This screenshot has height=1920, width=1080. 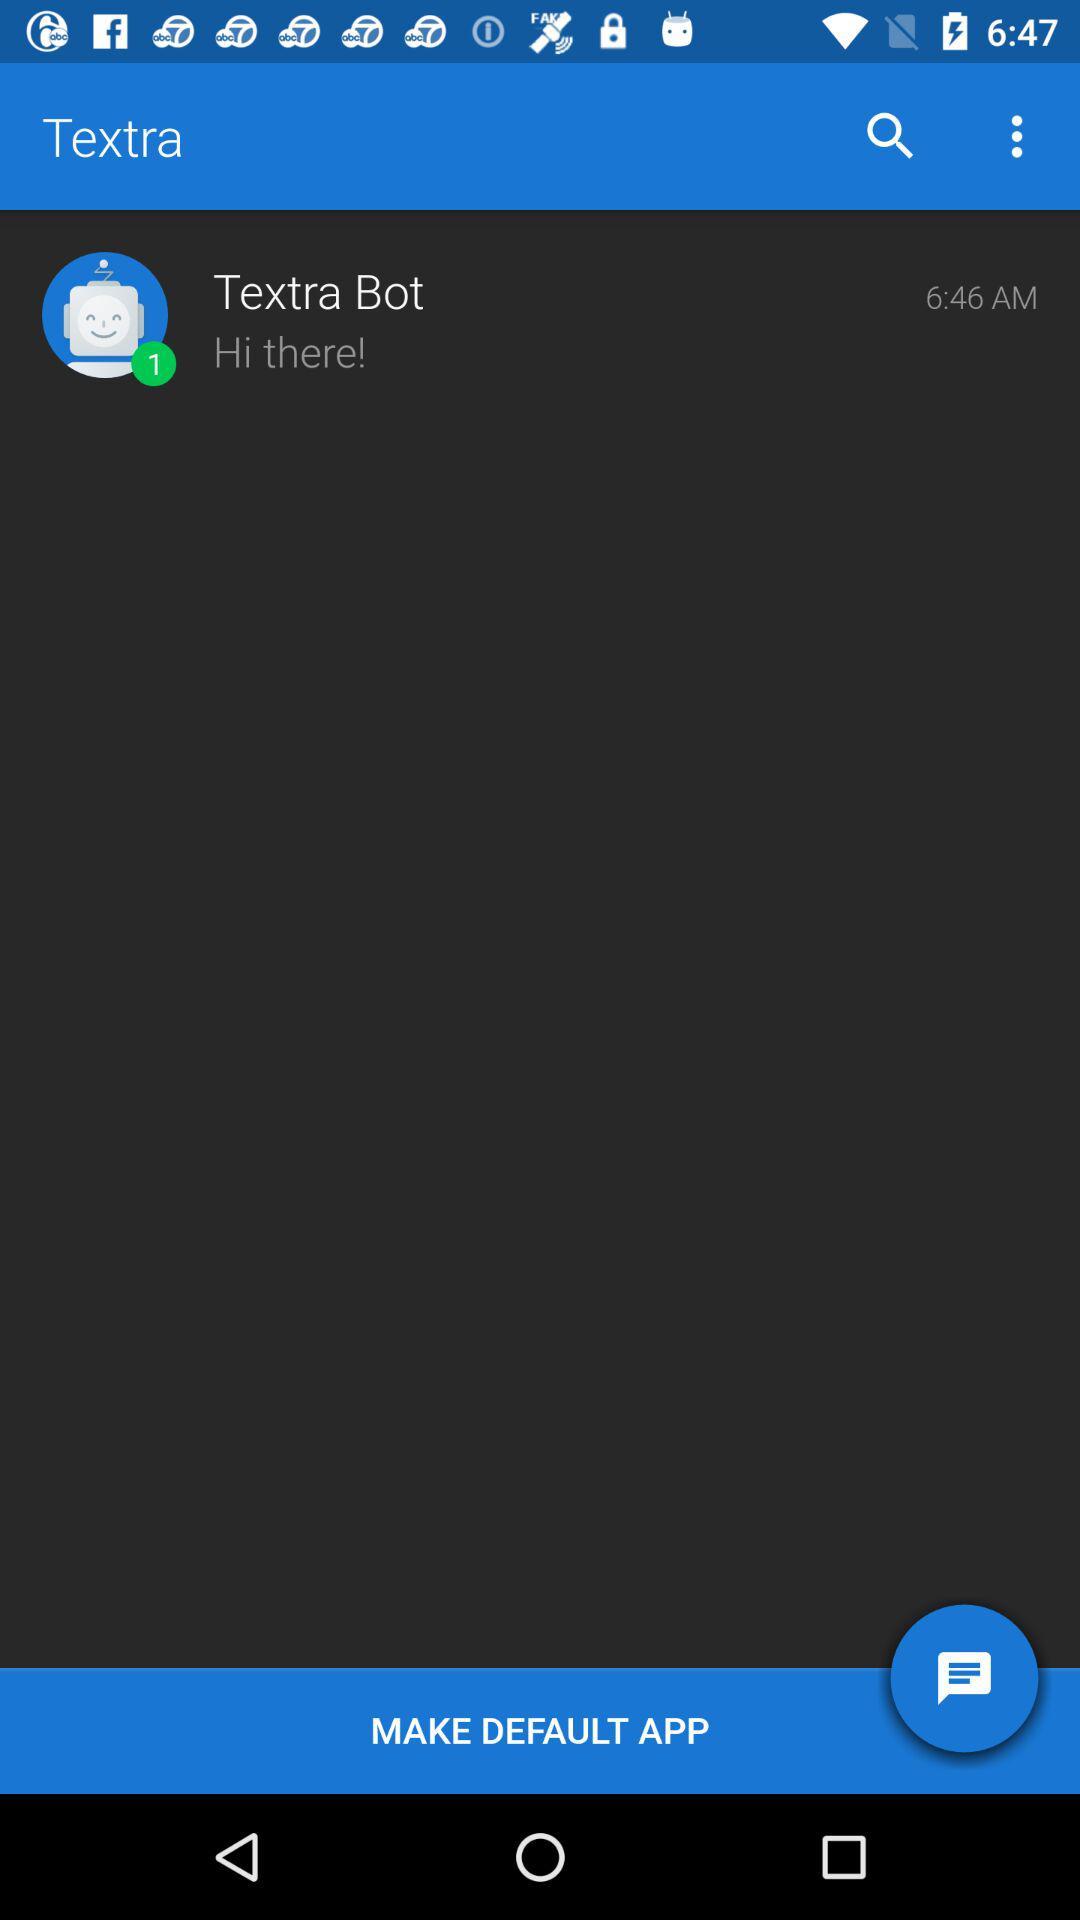 What do you see at coordinates (963, 1678) in the screenshot?
I see `the item next to the make default app icon` at bounding box center [963, 1678].